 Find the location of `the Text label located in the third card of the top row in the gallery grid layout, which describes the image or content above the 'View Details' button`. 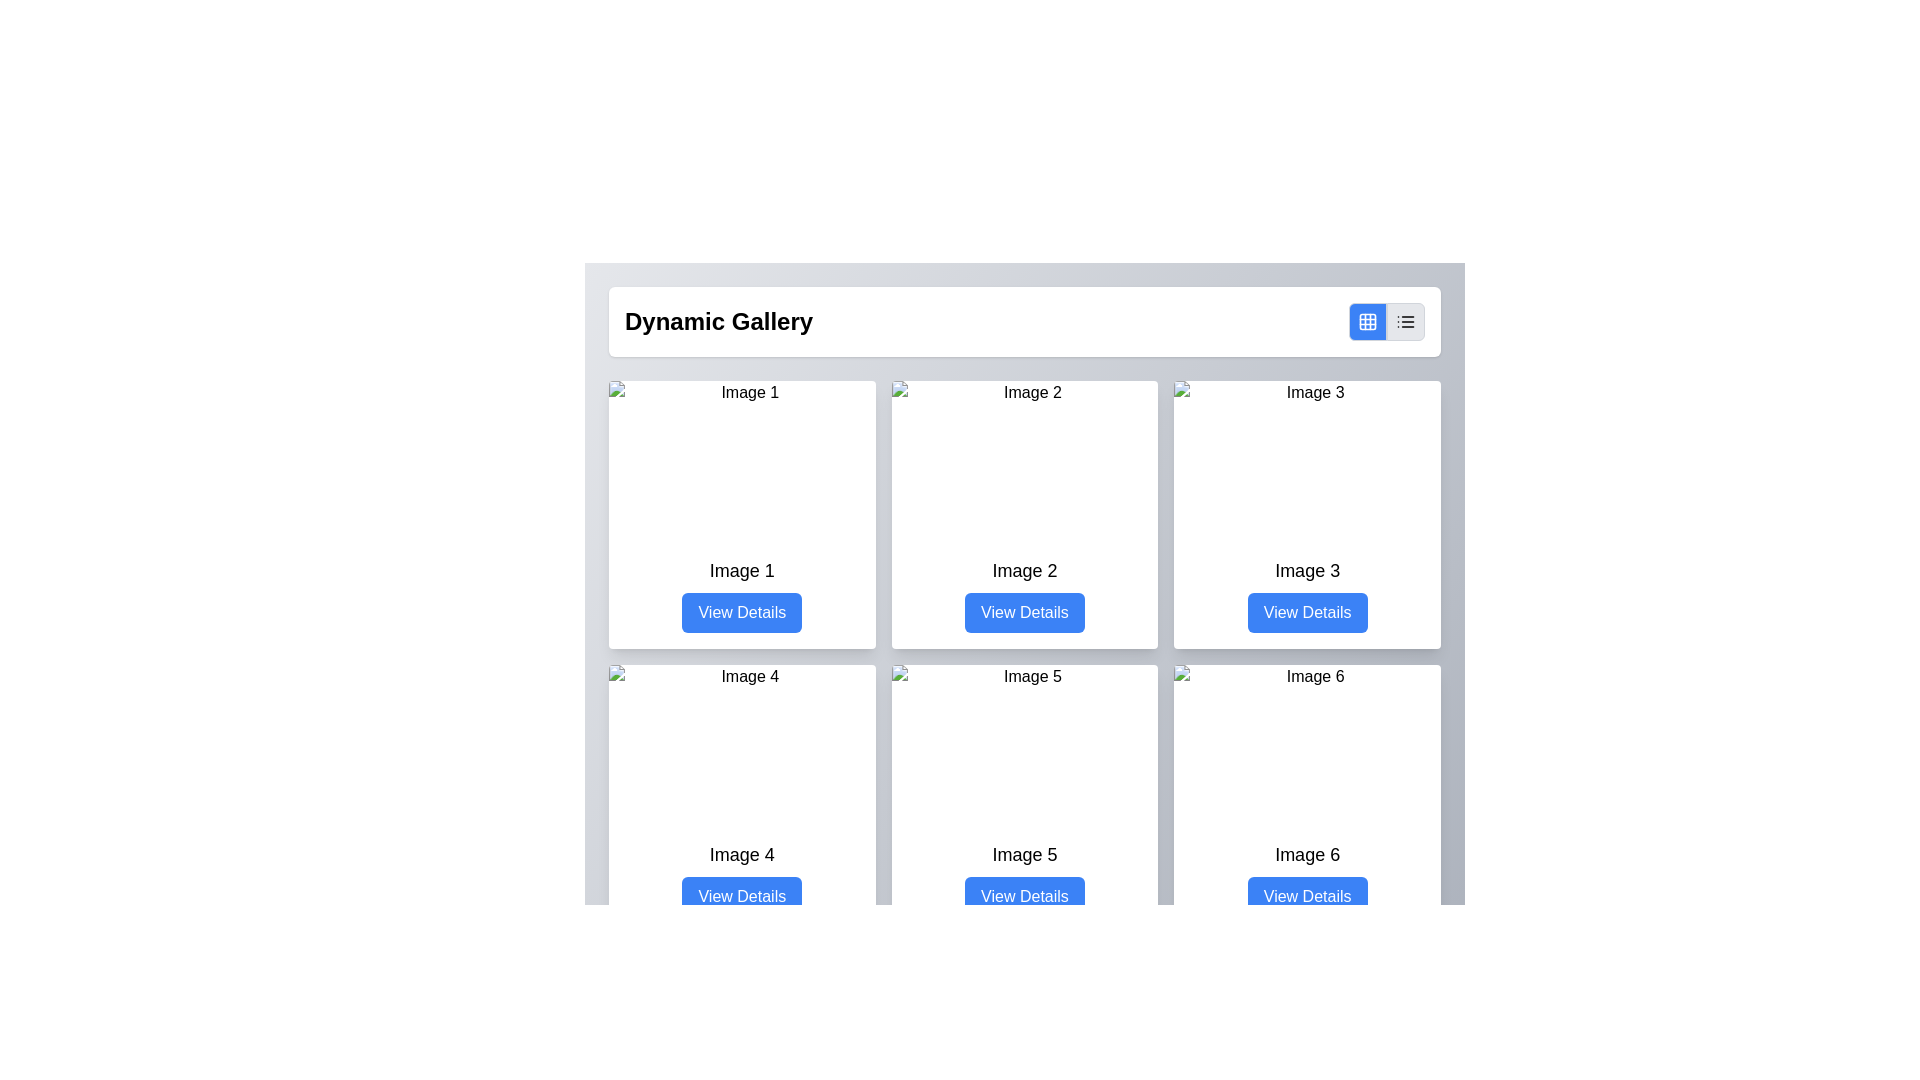

the Text label located in the third card of the top row in the gallery grid layout, which describes the image or content above the 'View Details' button is located at coordinates (1307, 570).